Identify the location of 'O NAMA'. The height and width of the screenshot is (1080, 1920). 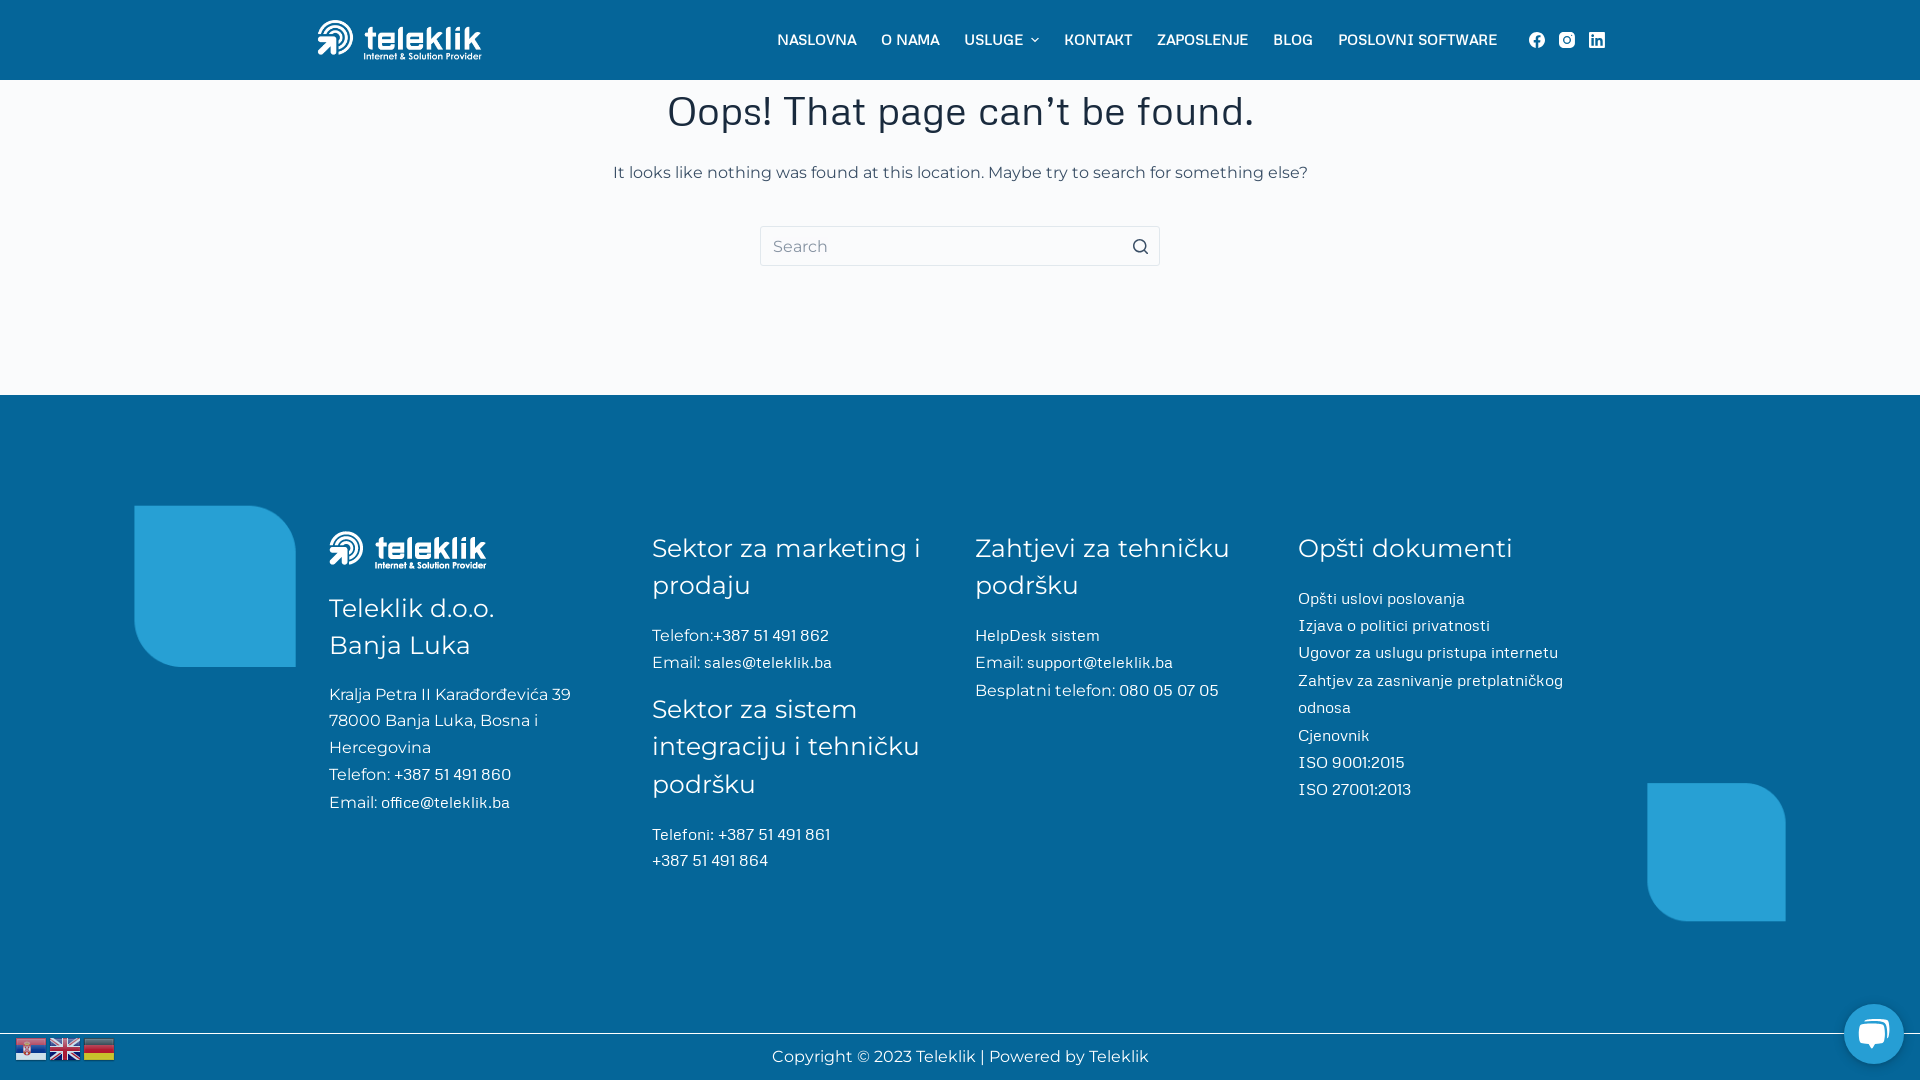
(908, 39).